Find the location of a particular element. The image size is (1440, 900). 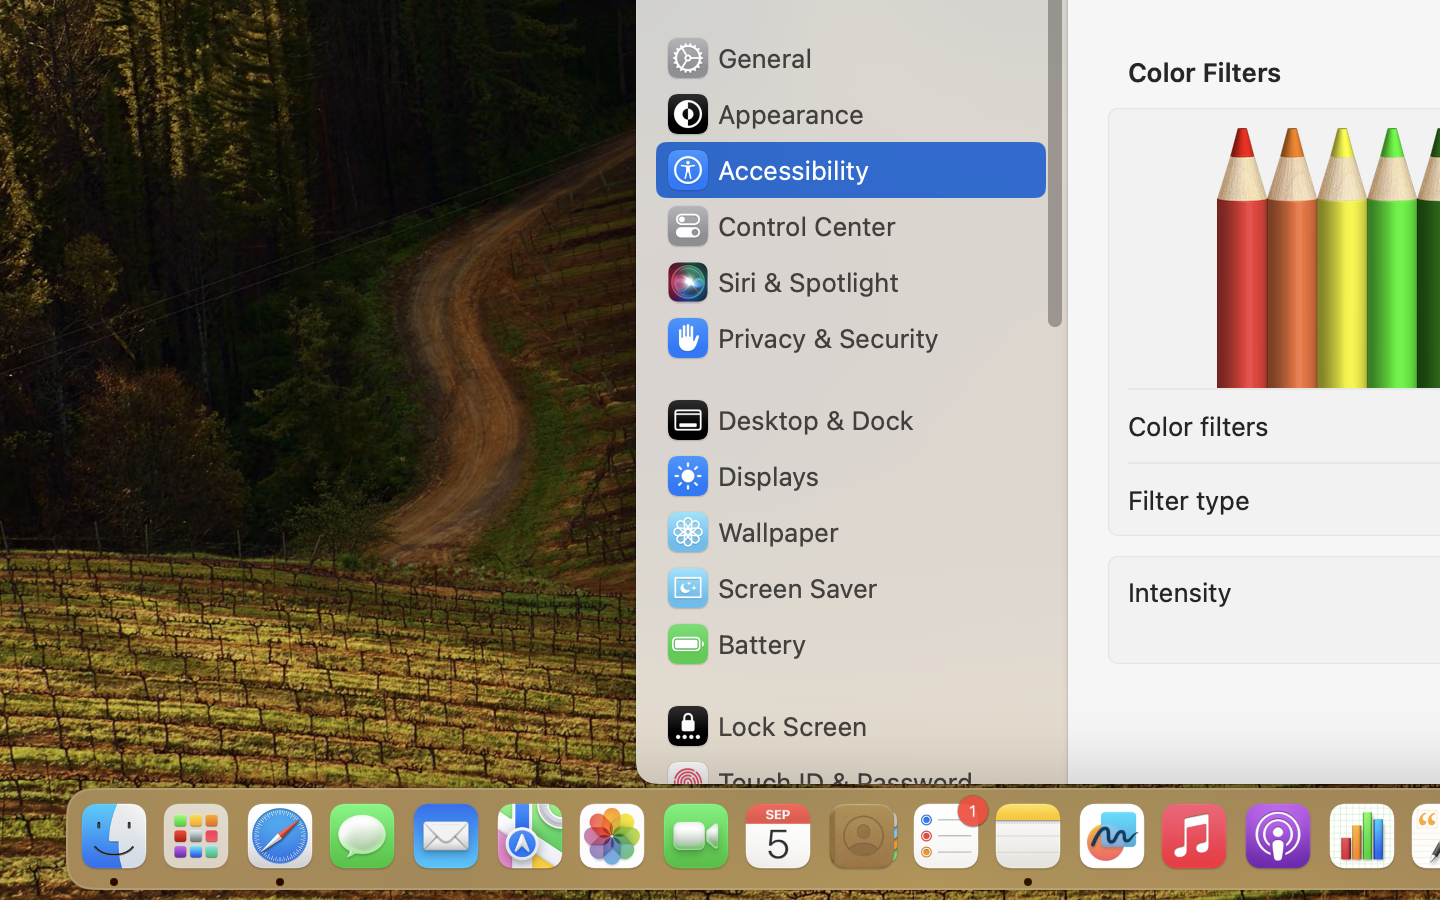

'Control Center' is located at coordinates (779, 225).